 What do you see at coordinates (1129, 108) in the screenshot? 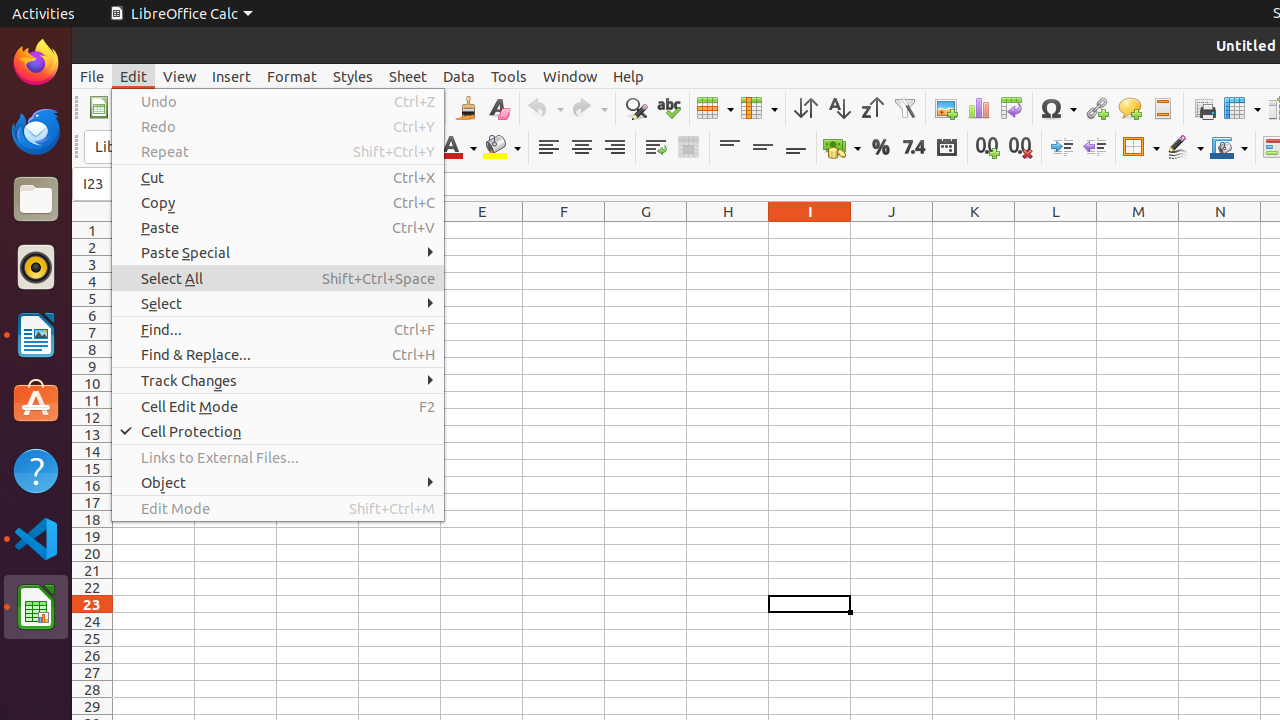
I see `'Comment'` at bounding box center [1129, 108].